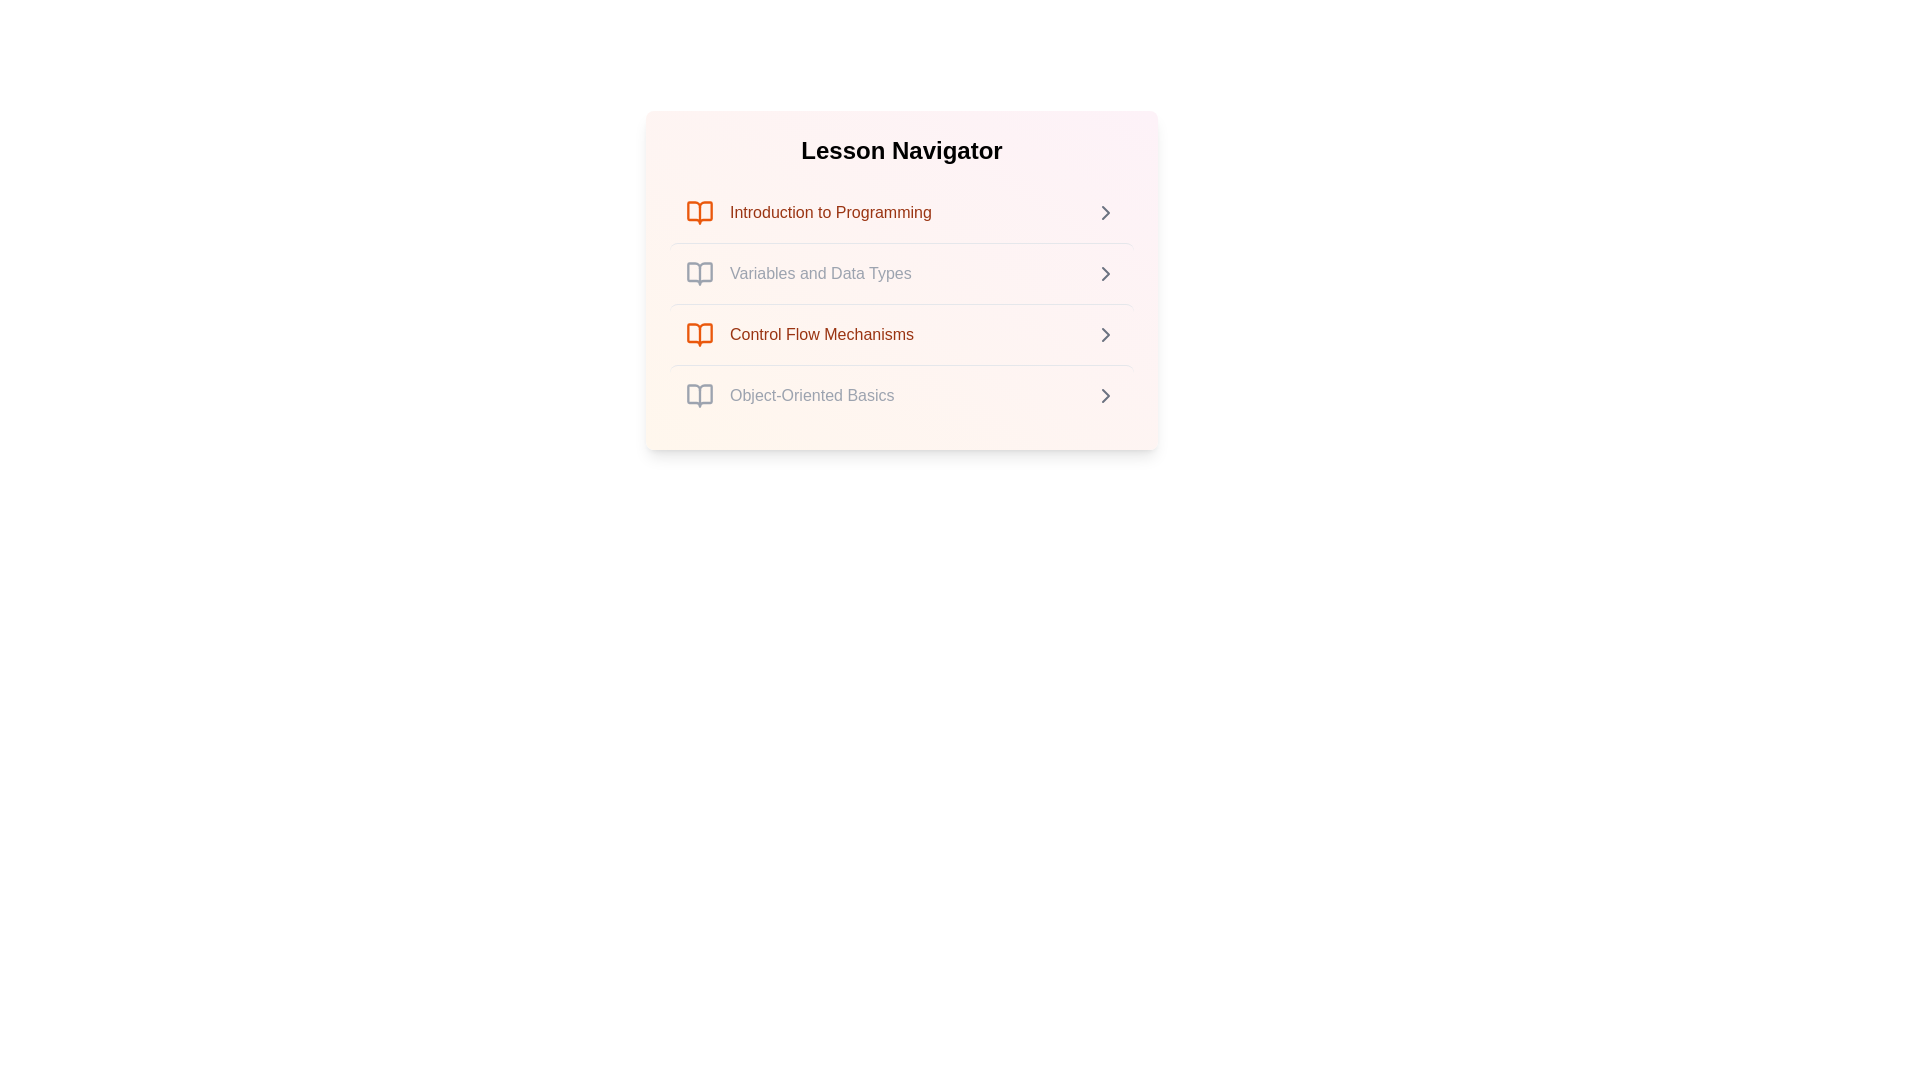 The height and width of the screenshot is (1080, 1920). What do you see at coordinates (901, 333) in the screenshot?
I see `the lesson item corresponding to Control Flow Mechanisms` at bounding box center [901, 333].